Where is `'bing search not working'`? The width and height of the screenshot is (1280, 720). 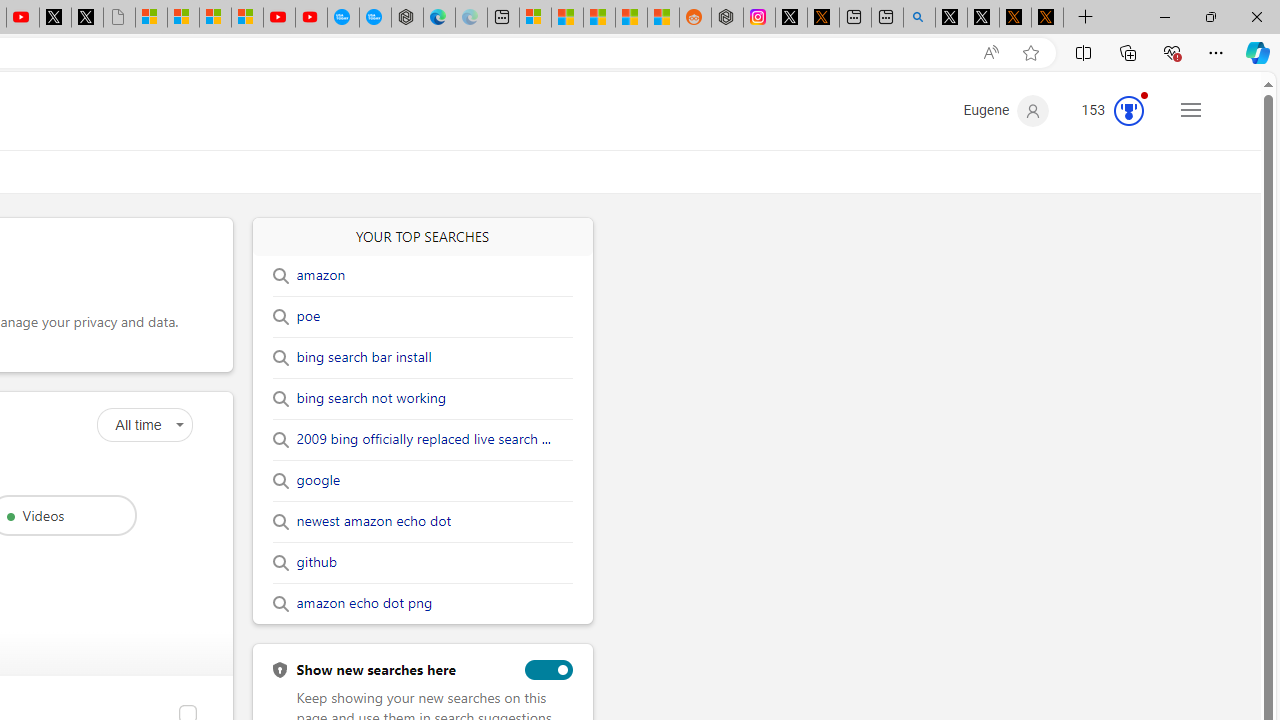 'bing search not working' is located at coordinates (371, 398).